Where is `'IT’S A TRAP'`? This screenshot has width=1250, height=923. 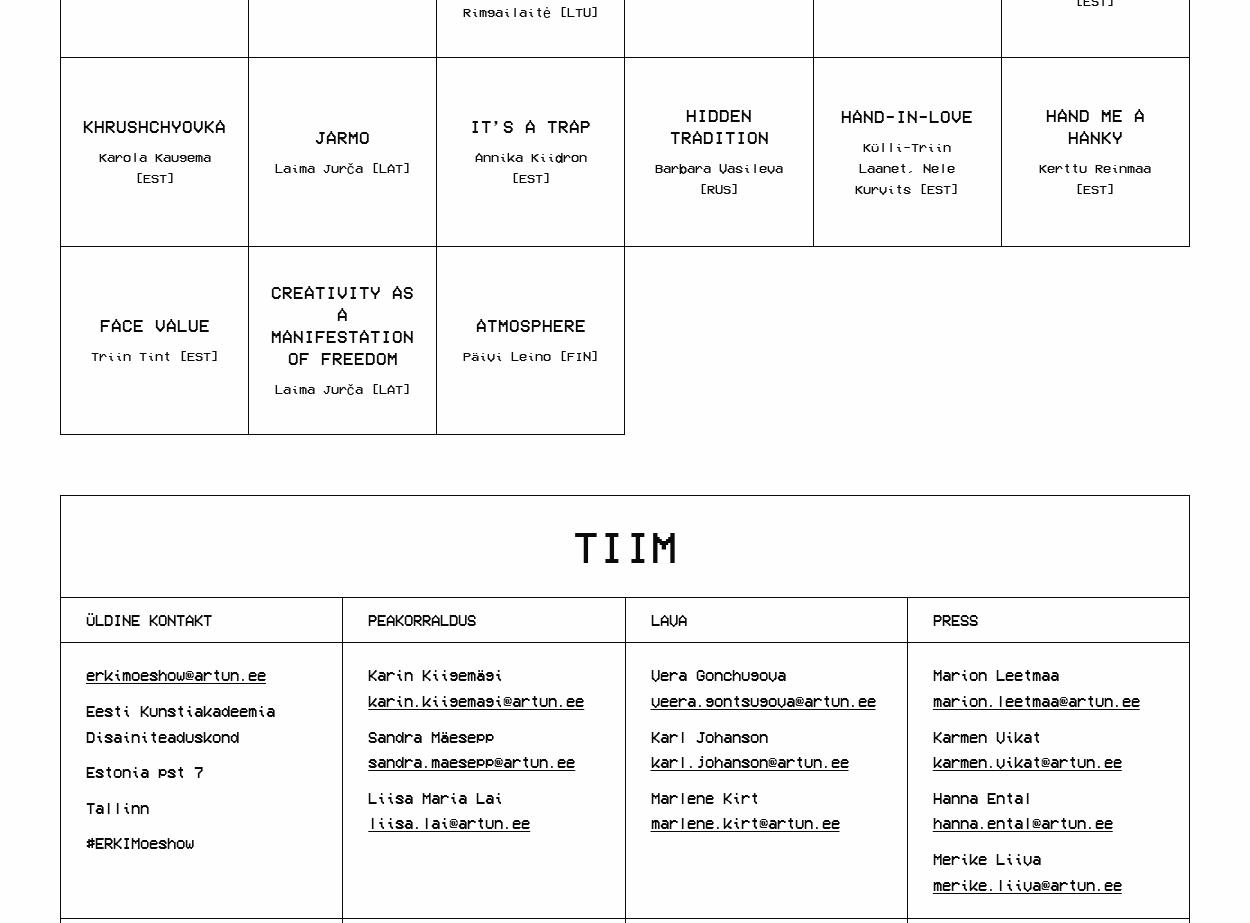
'IT’S A TRAP' is located at coordinates (530, 125).